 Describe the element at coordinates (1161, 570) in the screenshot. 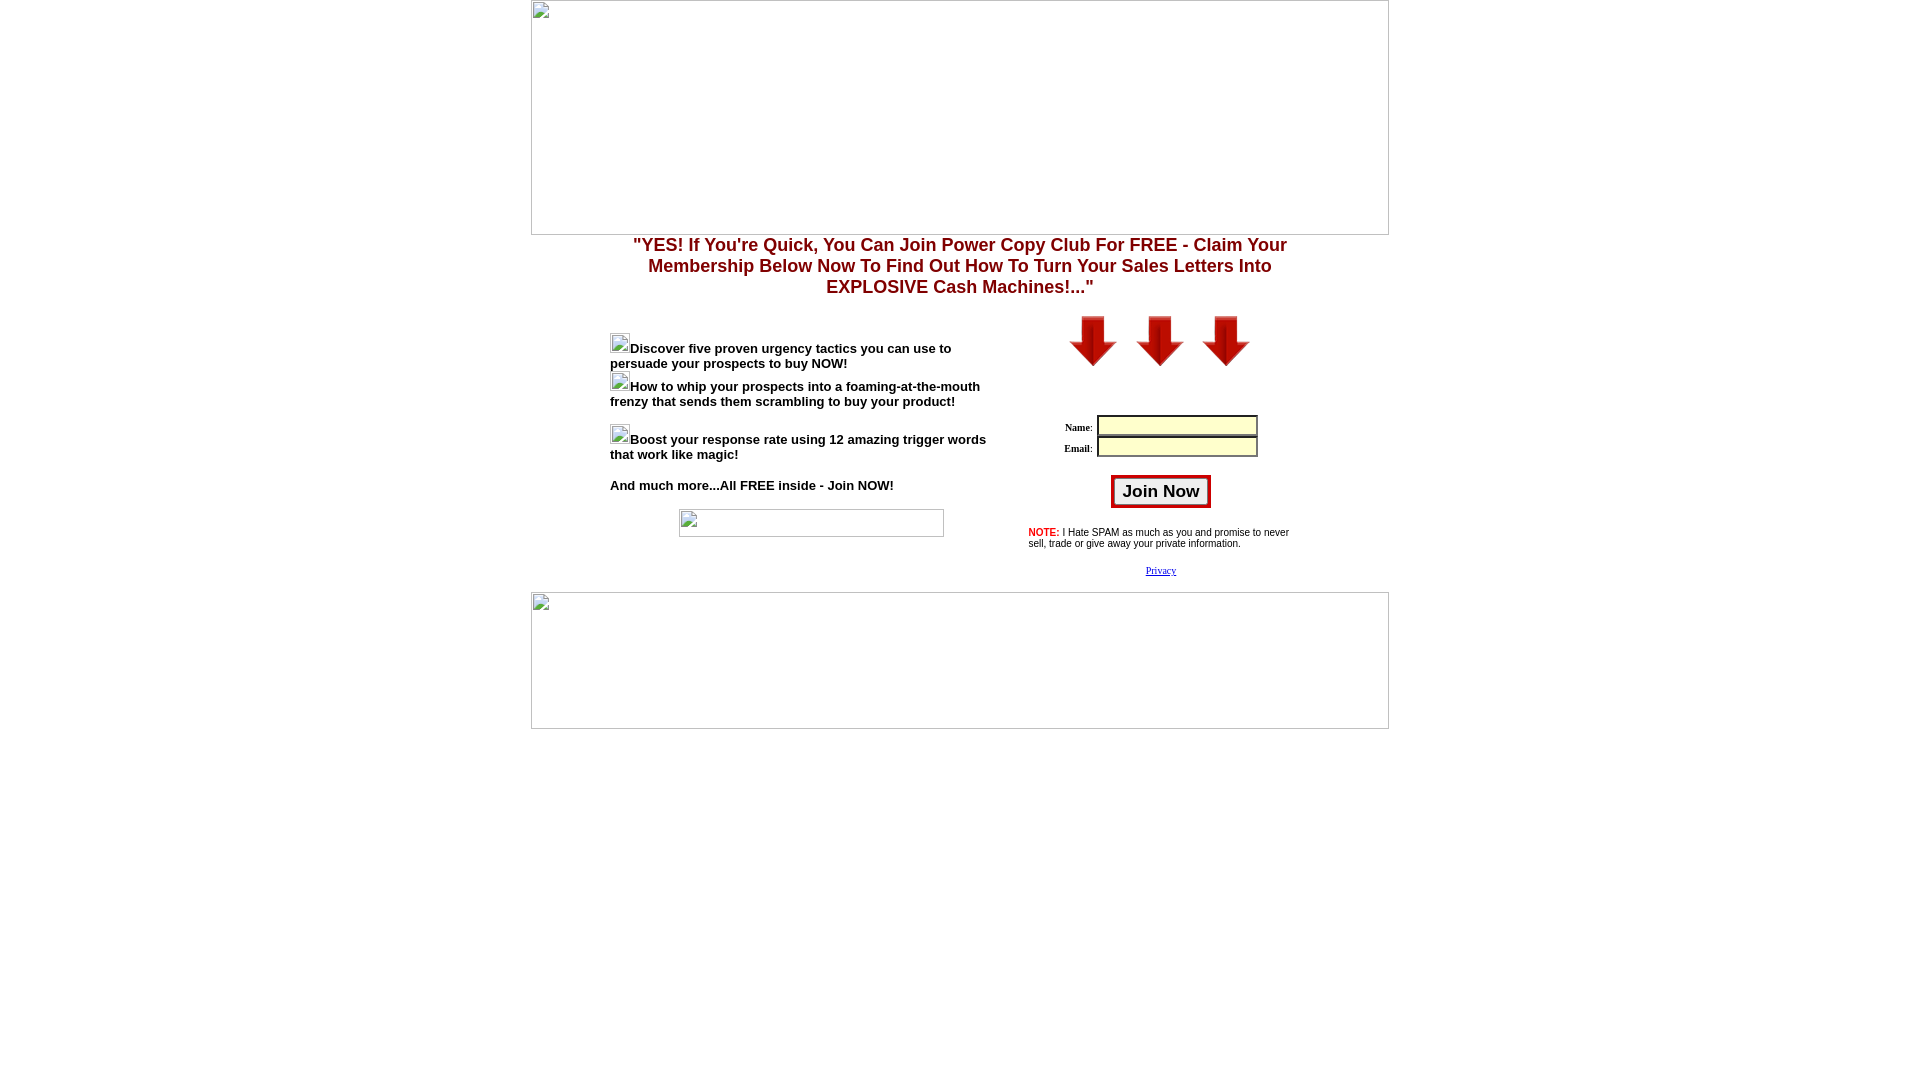

I see `'Privacy'` at that location.